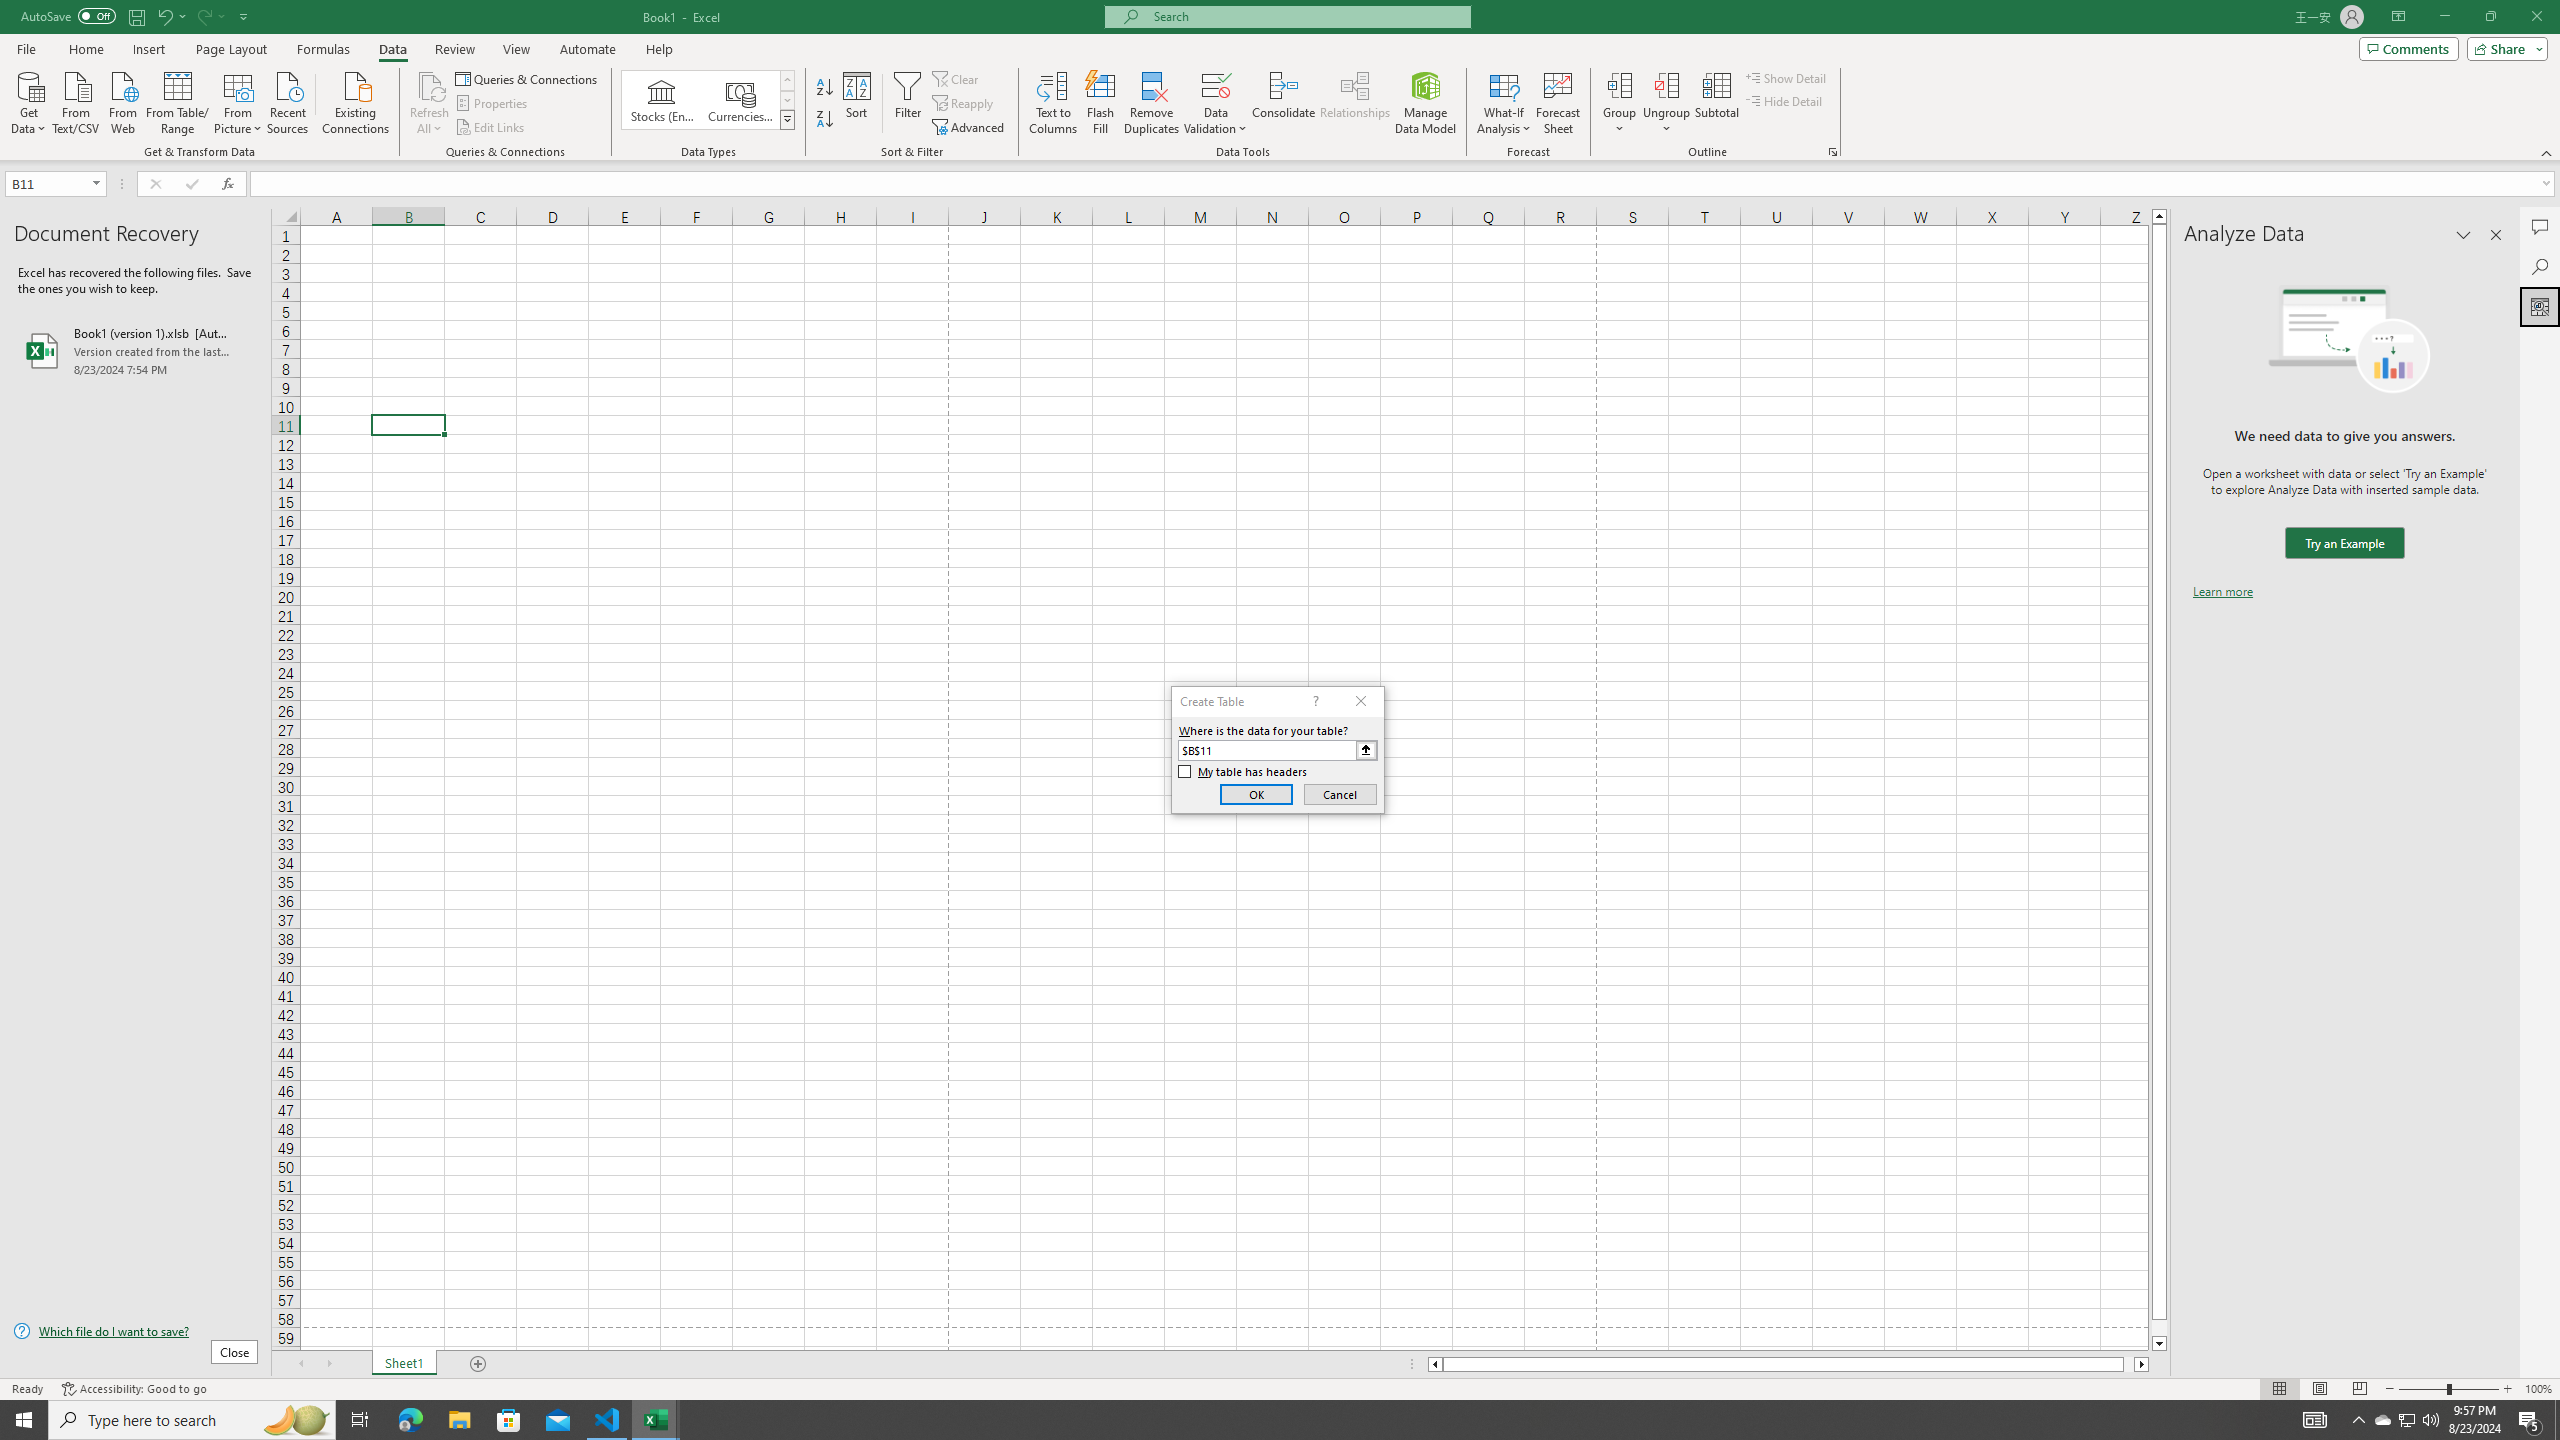 This screenshot has height=1440, width=2560. I want to click on 'Consolidate...', so click(1283, 103).